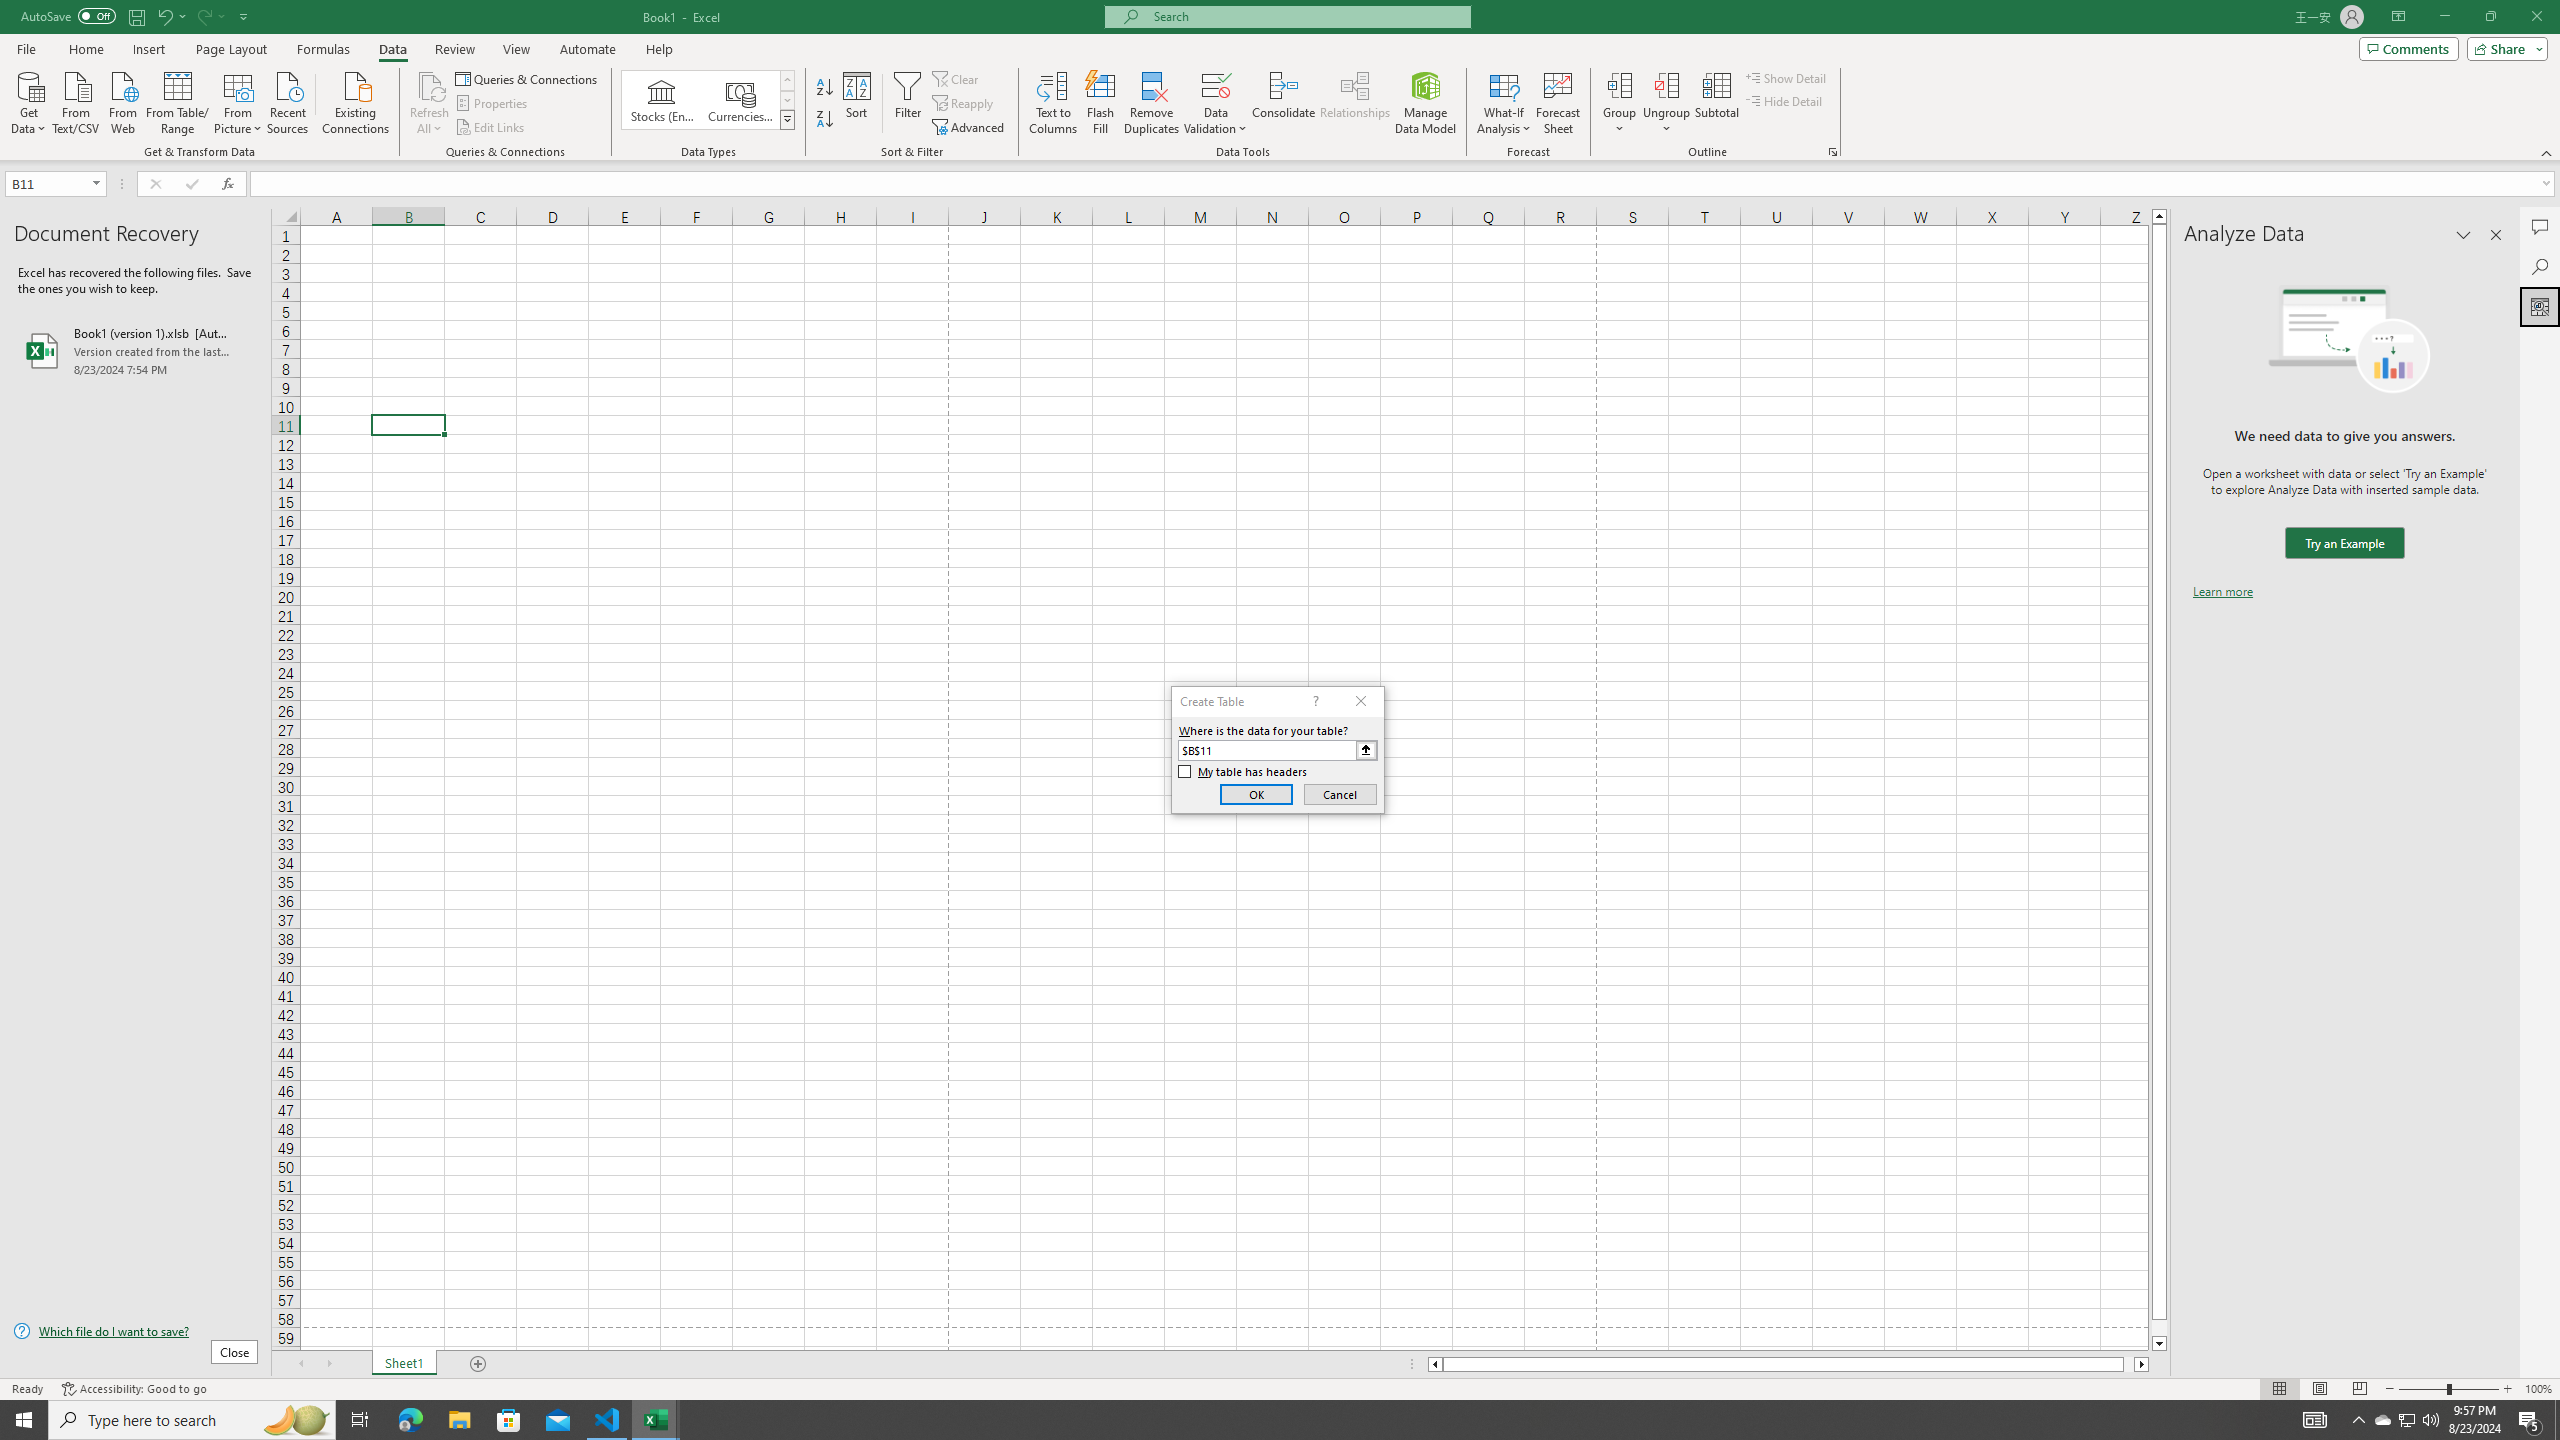 This screenshot has height=1440, width=2560. I want to click on 'Consolidate...', so click(1283, 103).